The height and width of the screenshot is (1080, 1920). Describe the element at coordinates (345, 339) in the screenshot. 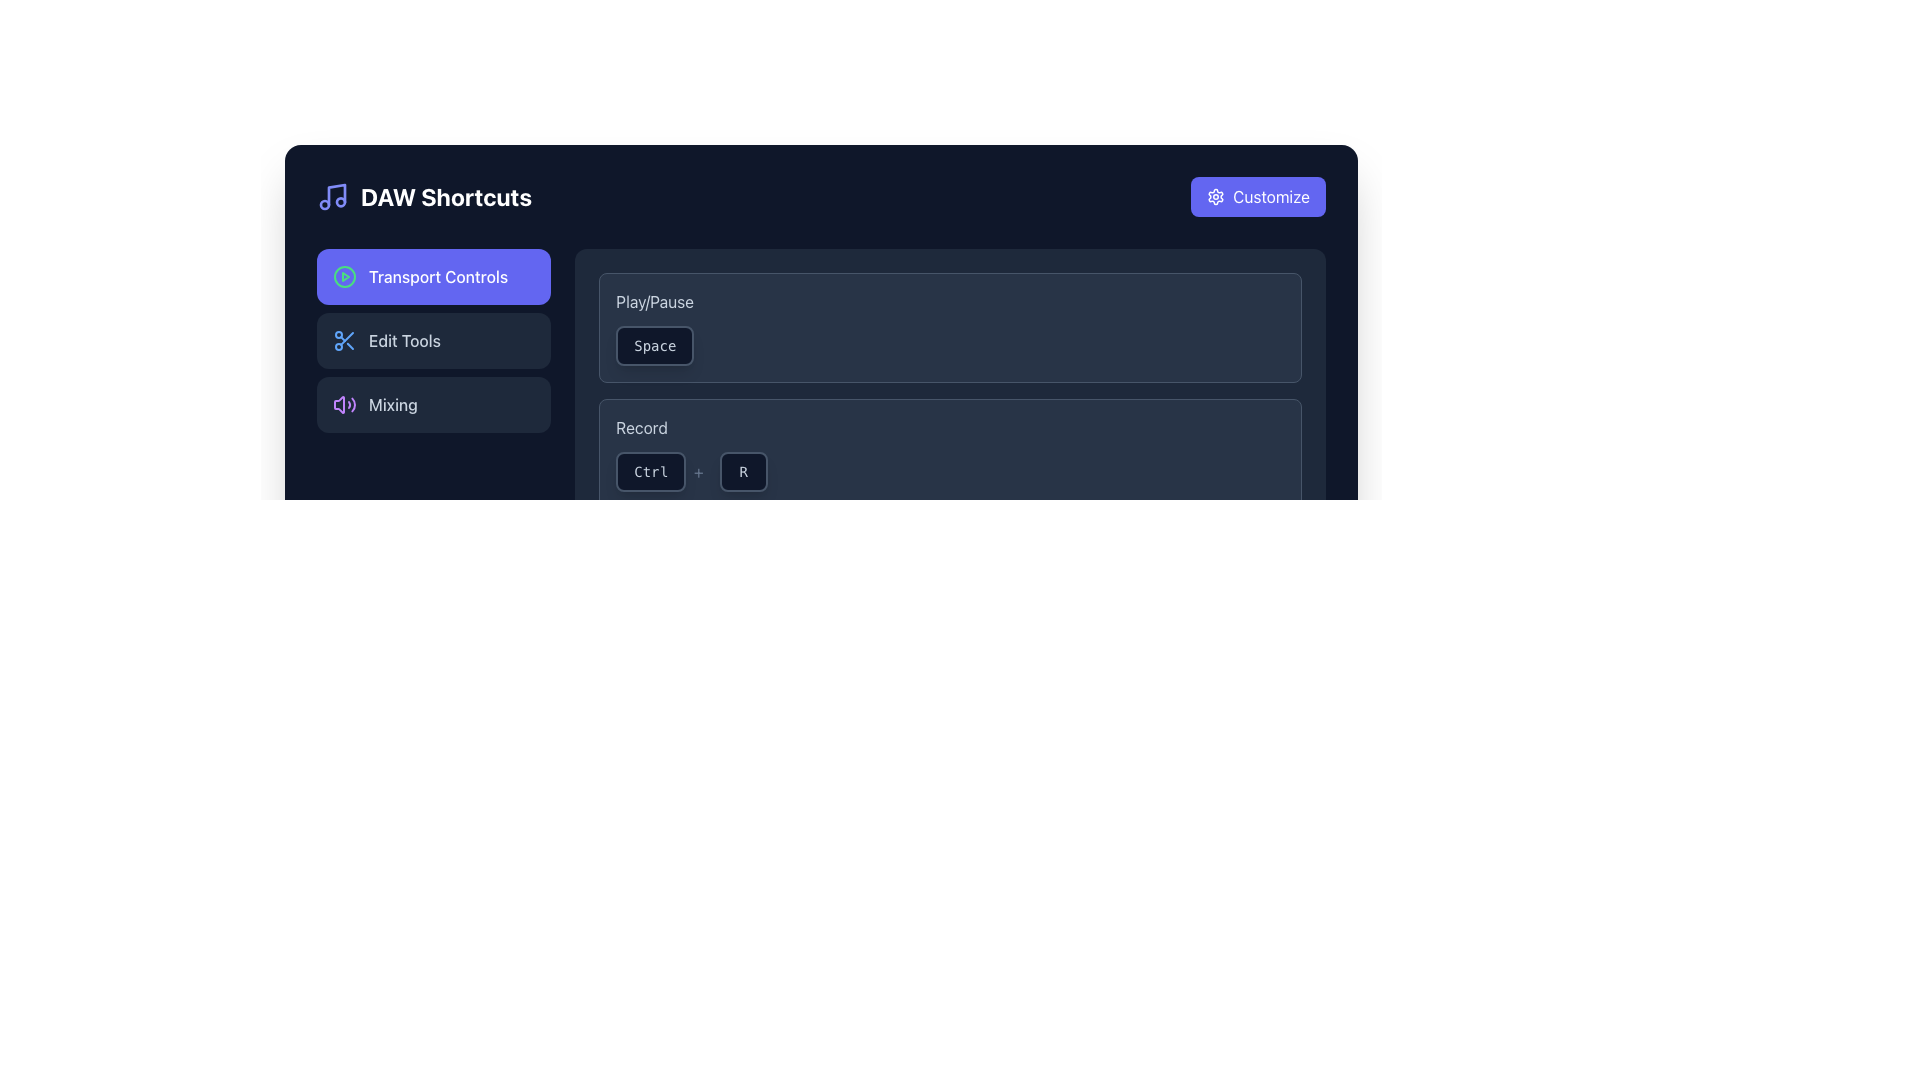

I see `the blue scissors icon located to the left of the 'Edit Tools' label in the left-hand sidebar of the application interface` at that location.